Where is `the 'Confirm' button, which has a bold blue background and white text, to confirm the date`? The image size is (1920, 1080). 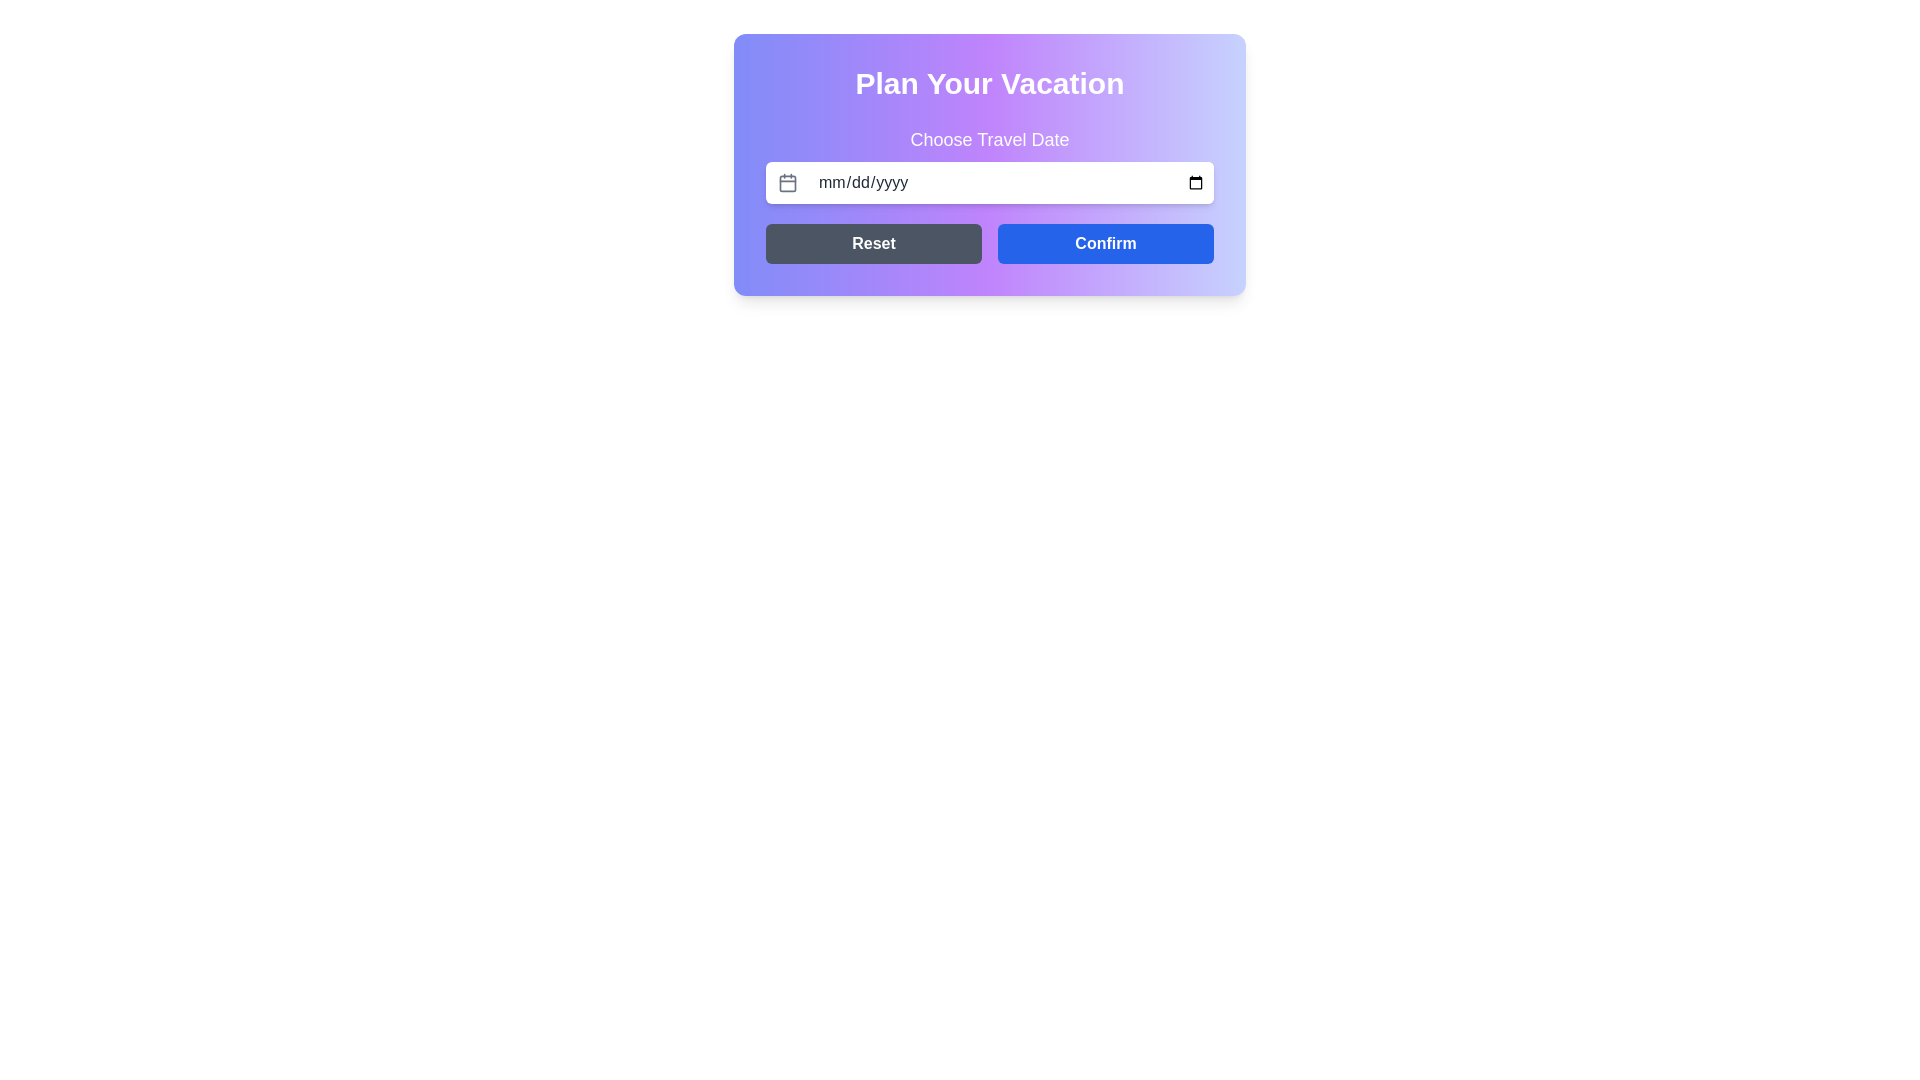 the 'Confirm' button, which has a bold blue background and white text, to confirm the date is located at coordinates (1104, 242).